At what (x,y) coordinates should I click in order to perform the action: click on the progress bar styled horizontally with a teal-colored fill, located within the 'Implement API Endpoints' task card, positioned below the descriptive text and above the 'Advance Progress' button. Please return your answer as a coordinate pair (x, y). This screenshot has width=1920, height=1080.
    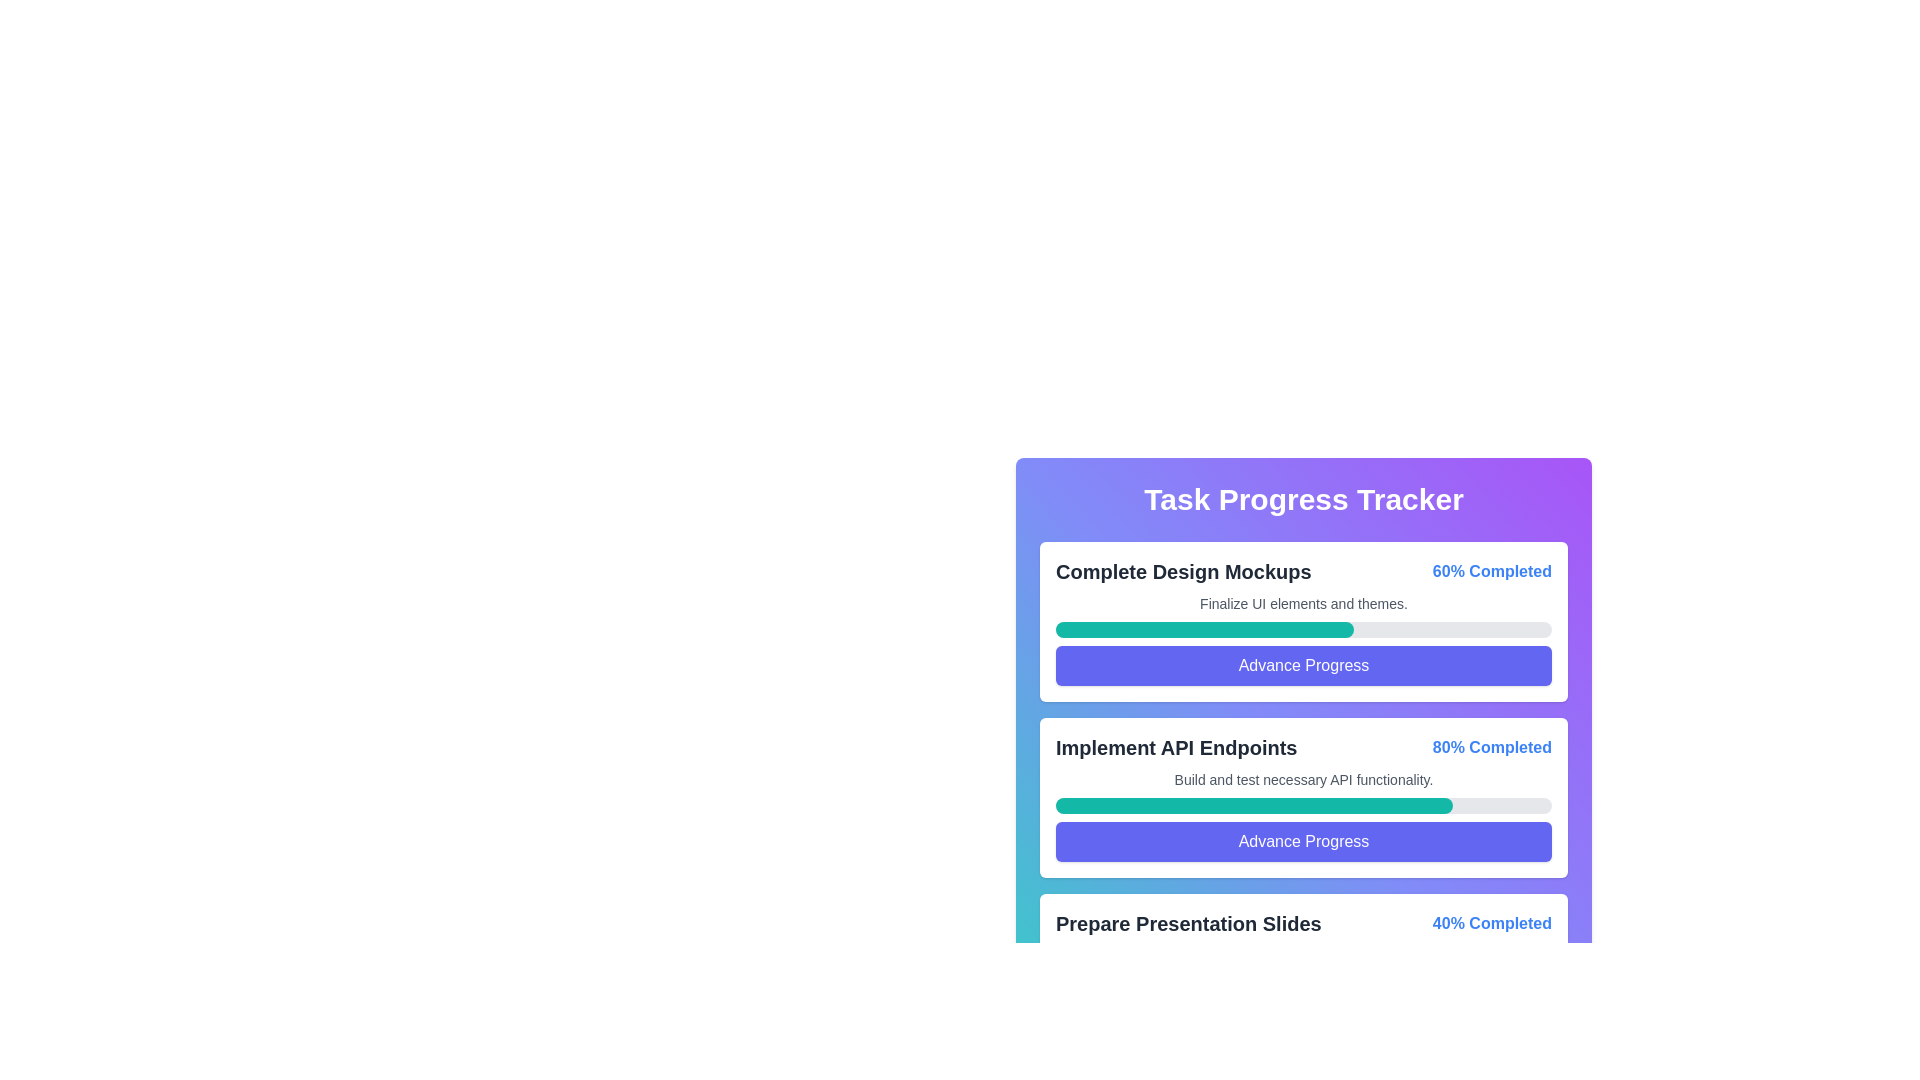
    Looking at the image, I should click on (1304, 805).